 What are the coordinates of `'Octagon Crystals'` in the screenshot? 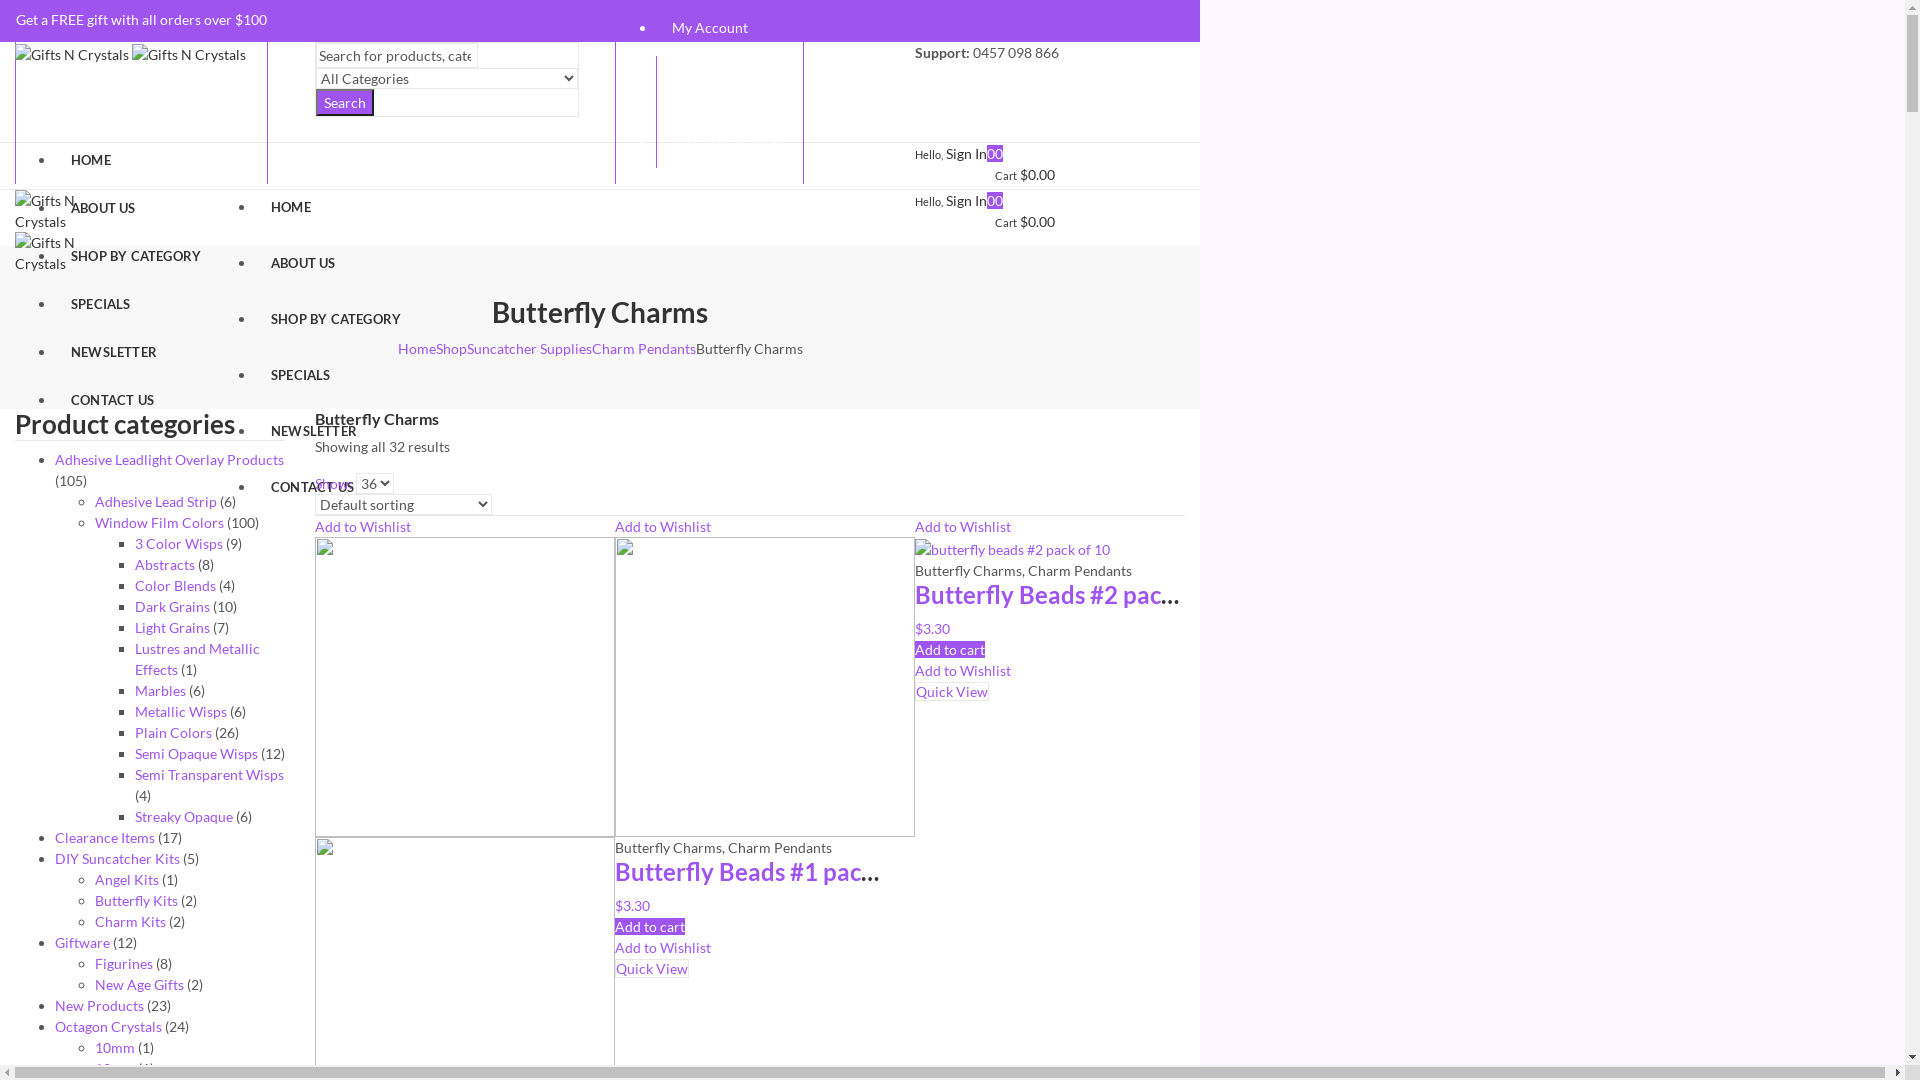 It's located at (54, 1026).